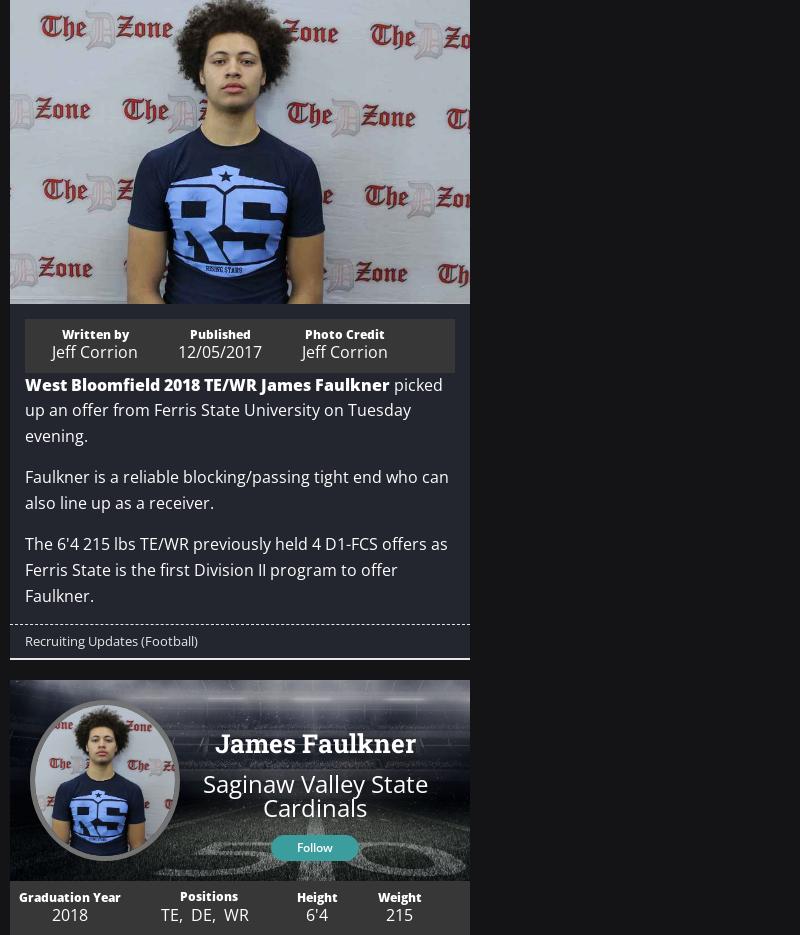 The height and width of the screenshot is (935, 800). I want to click on '12/05/2017', so click(177, 349).